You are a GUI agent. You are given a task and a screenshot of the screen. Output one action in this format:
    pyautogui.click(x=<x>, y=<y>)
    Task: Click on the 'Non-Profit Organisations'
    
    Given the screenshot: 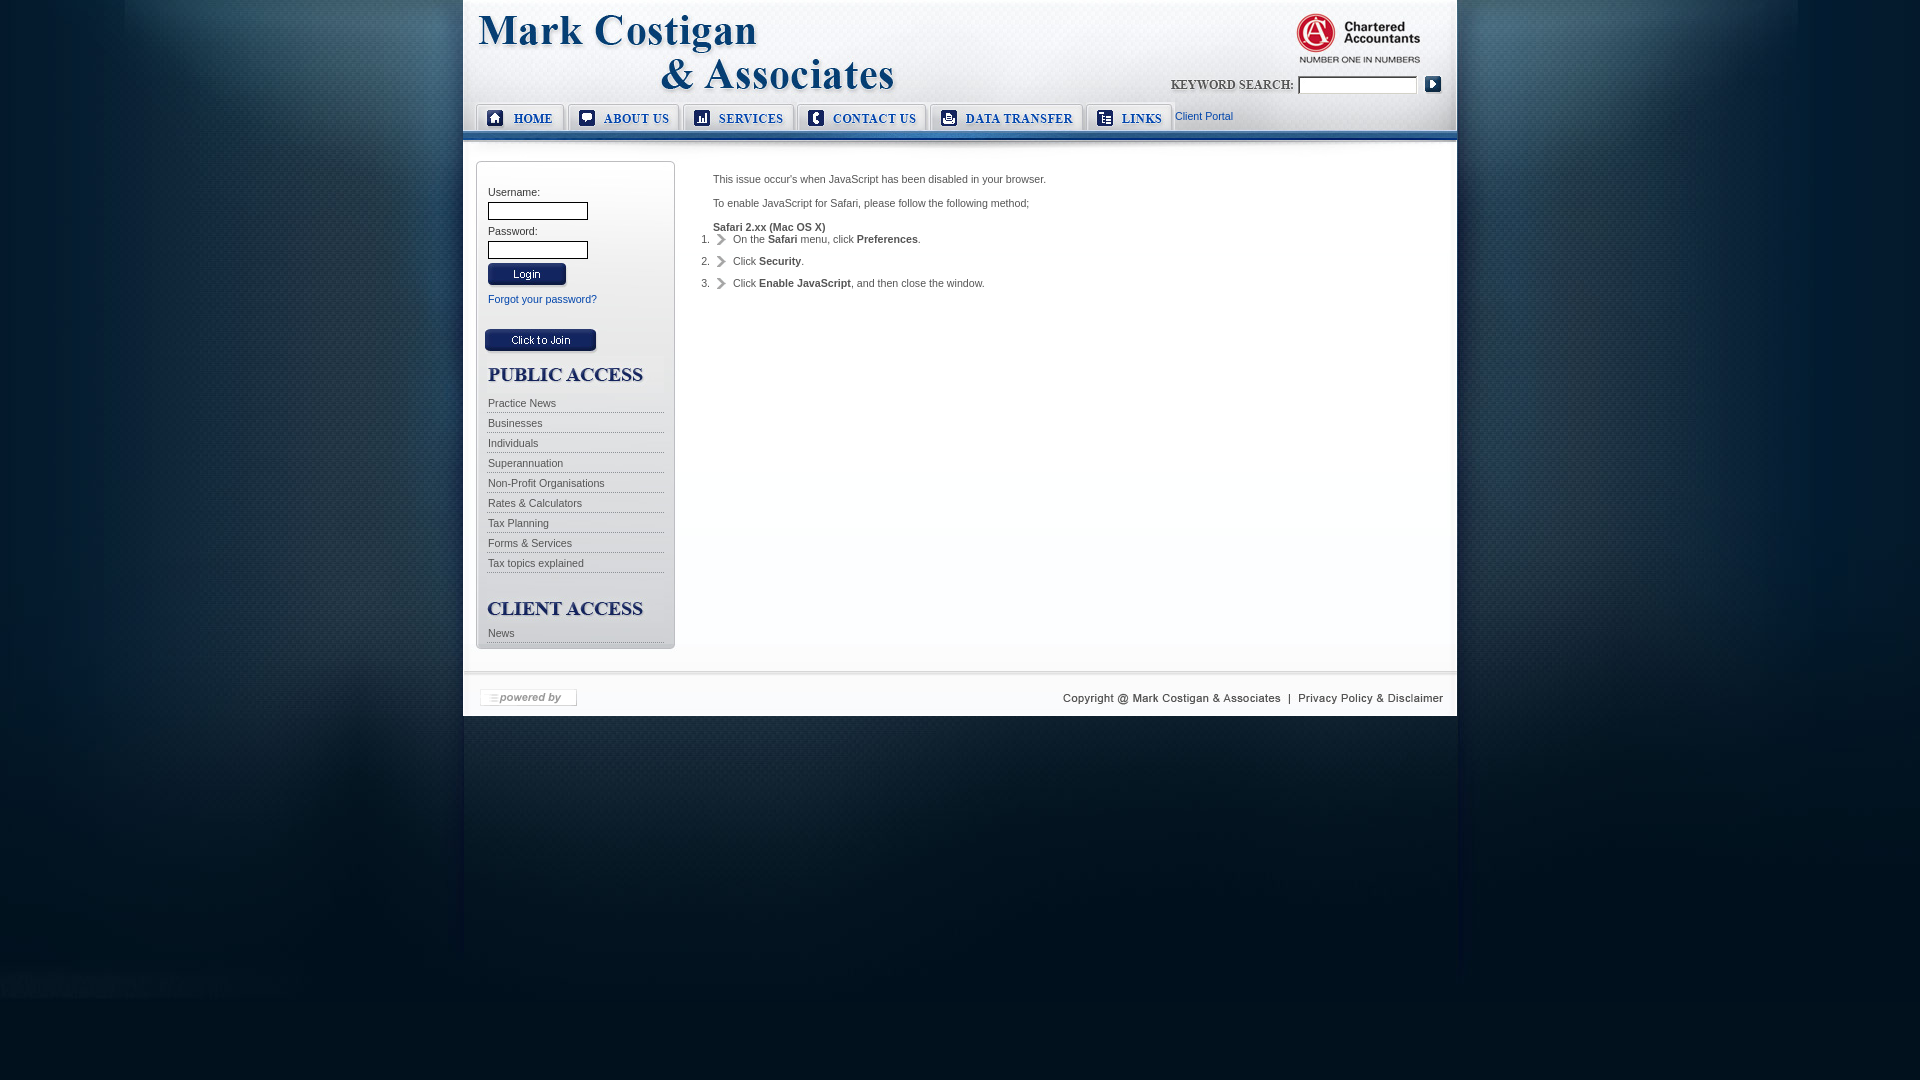 What is the action you would take?
    pyautogui.click(x=546, y=482)
    